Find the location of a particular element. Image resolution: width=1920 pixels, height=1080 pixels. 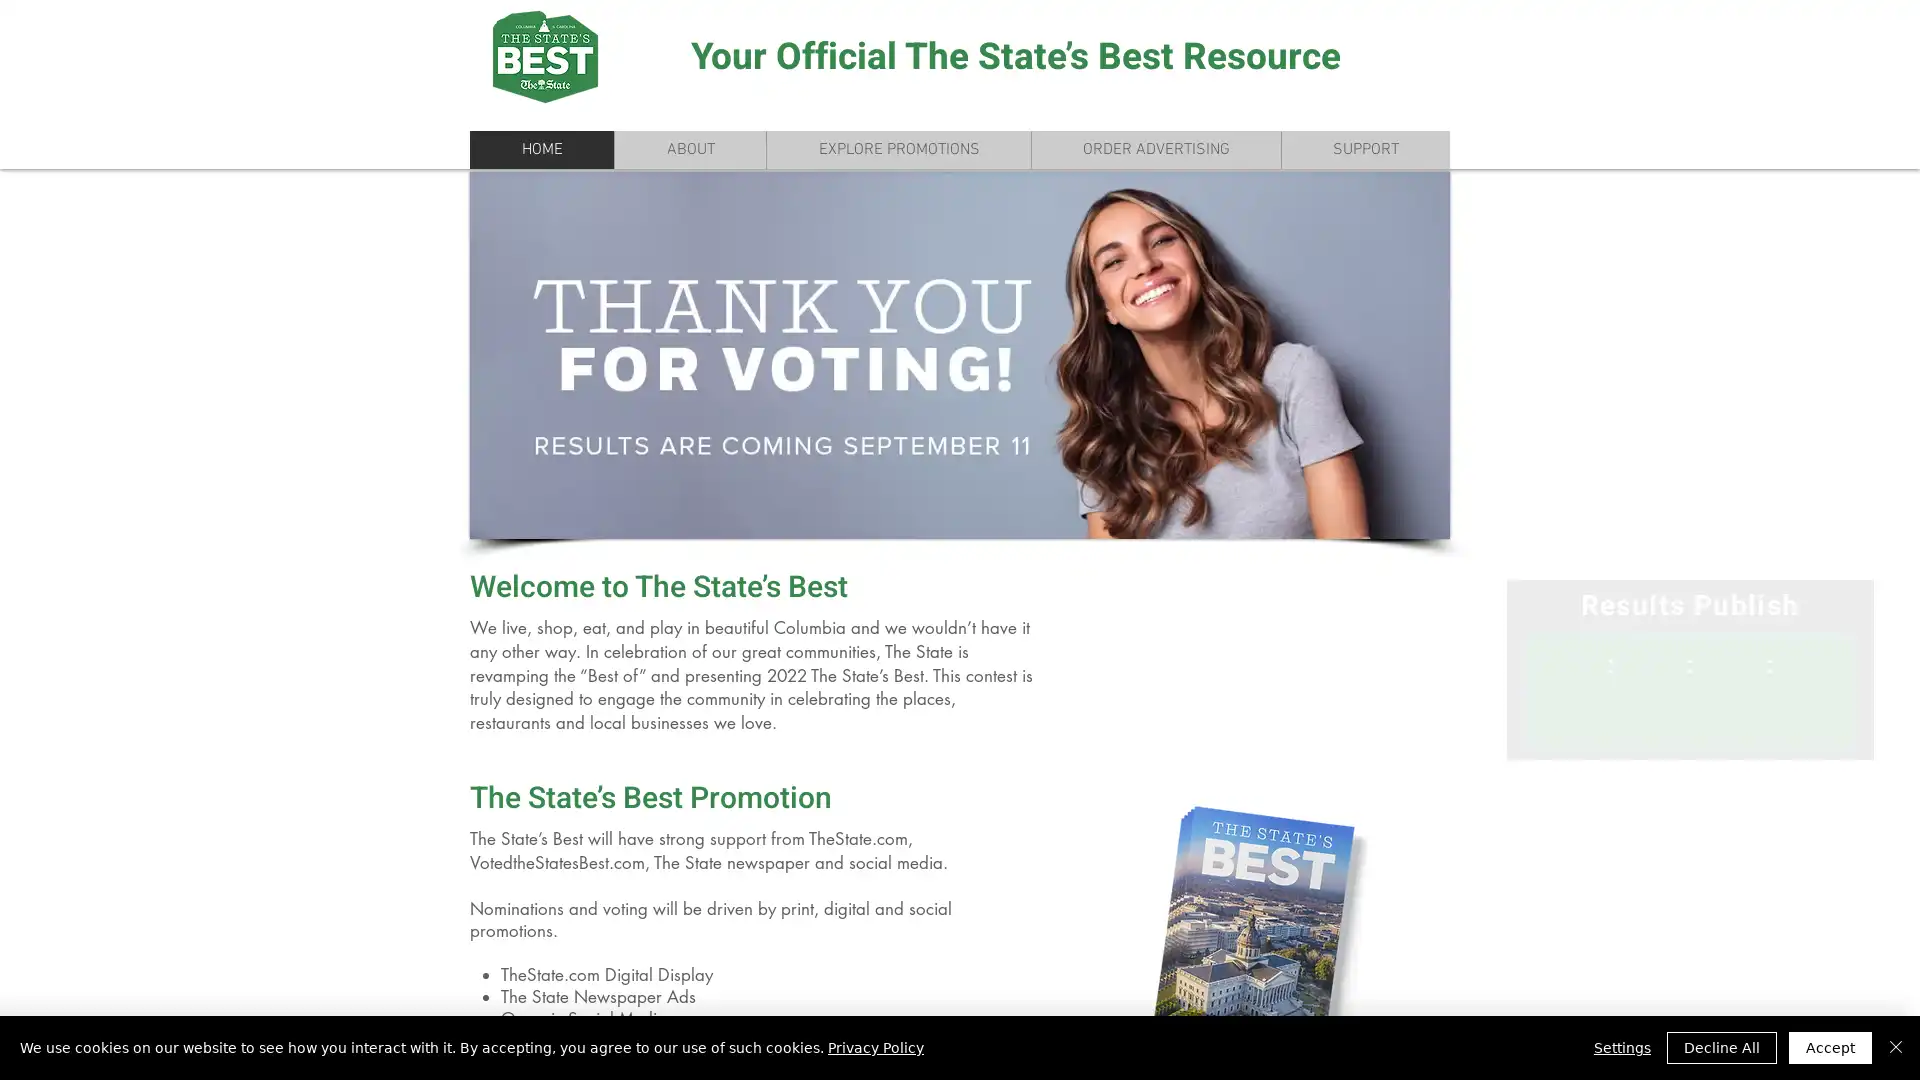

Decline All is located at coordinates (1721, 1047).